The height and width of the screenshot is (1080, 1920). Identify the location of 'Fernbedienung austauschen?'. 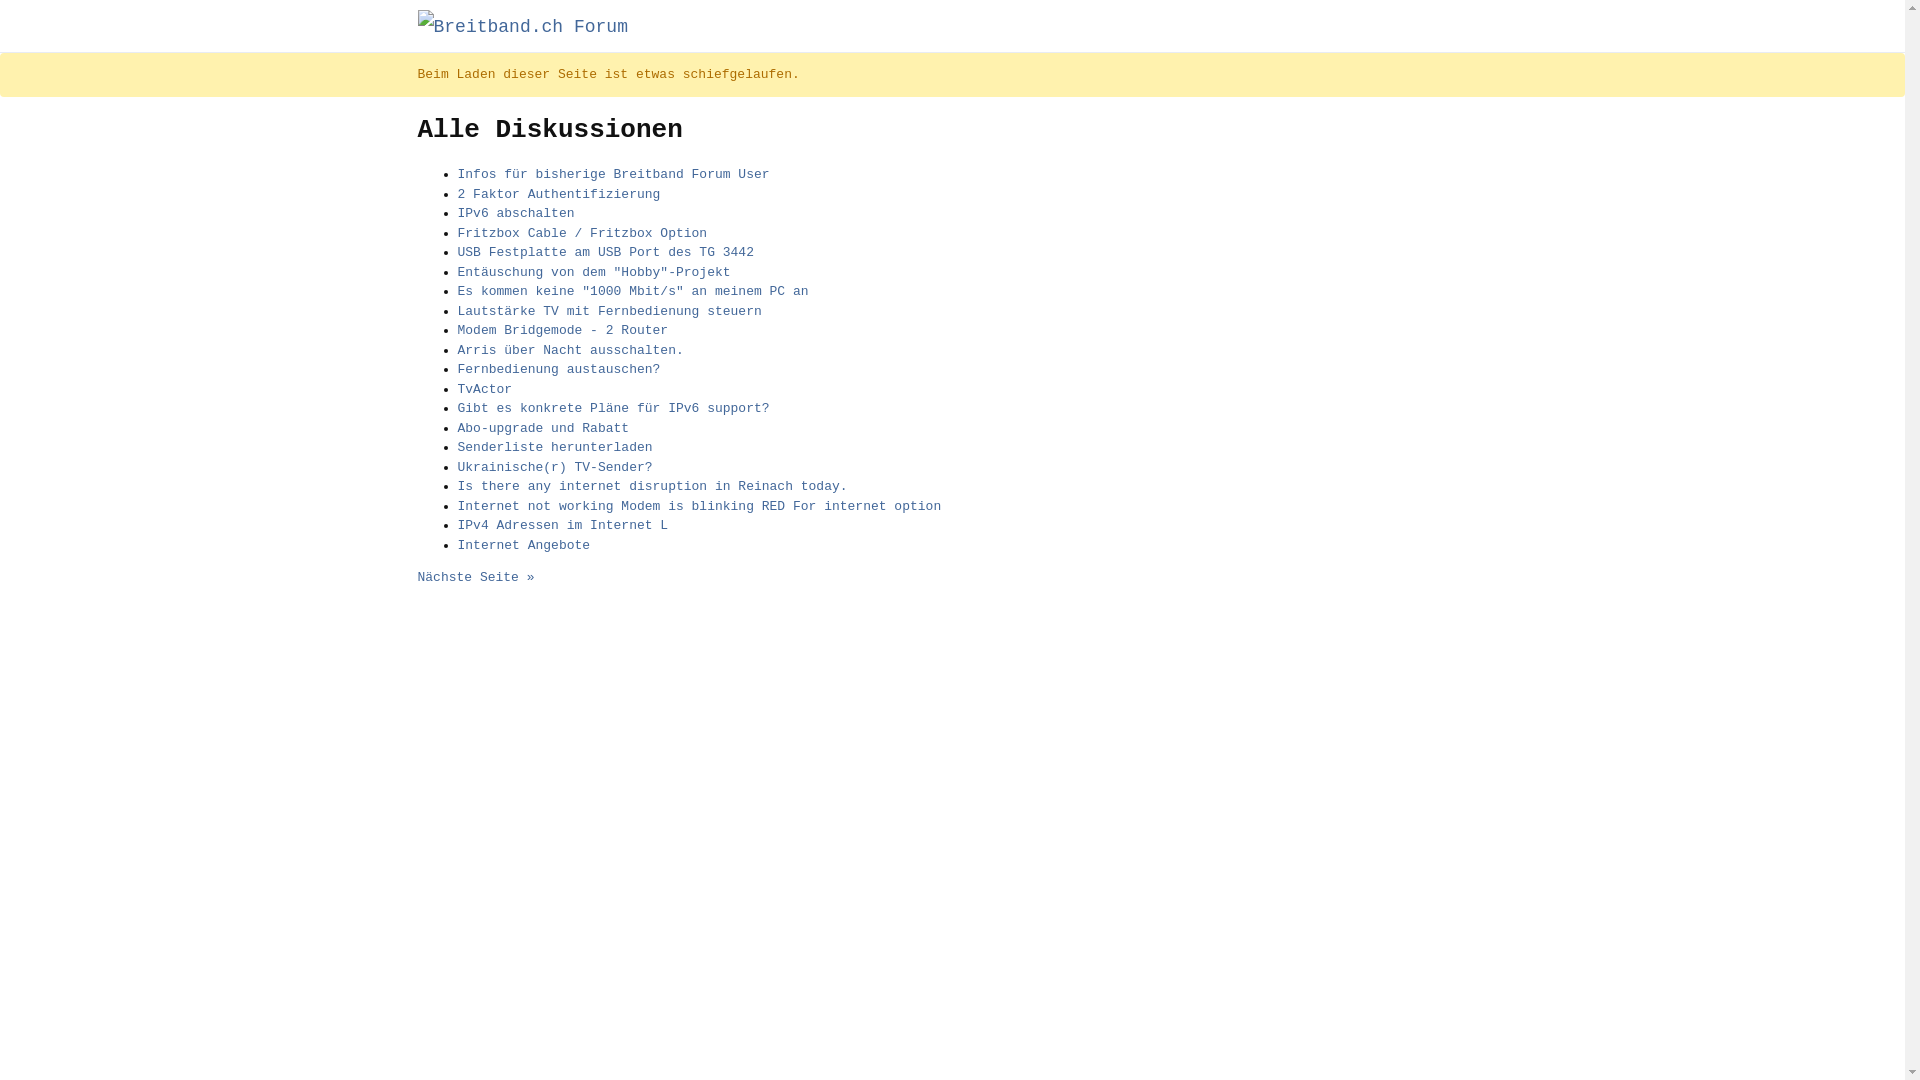
(559, 369).